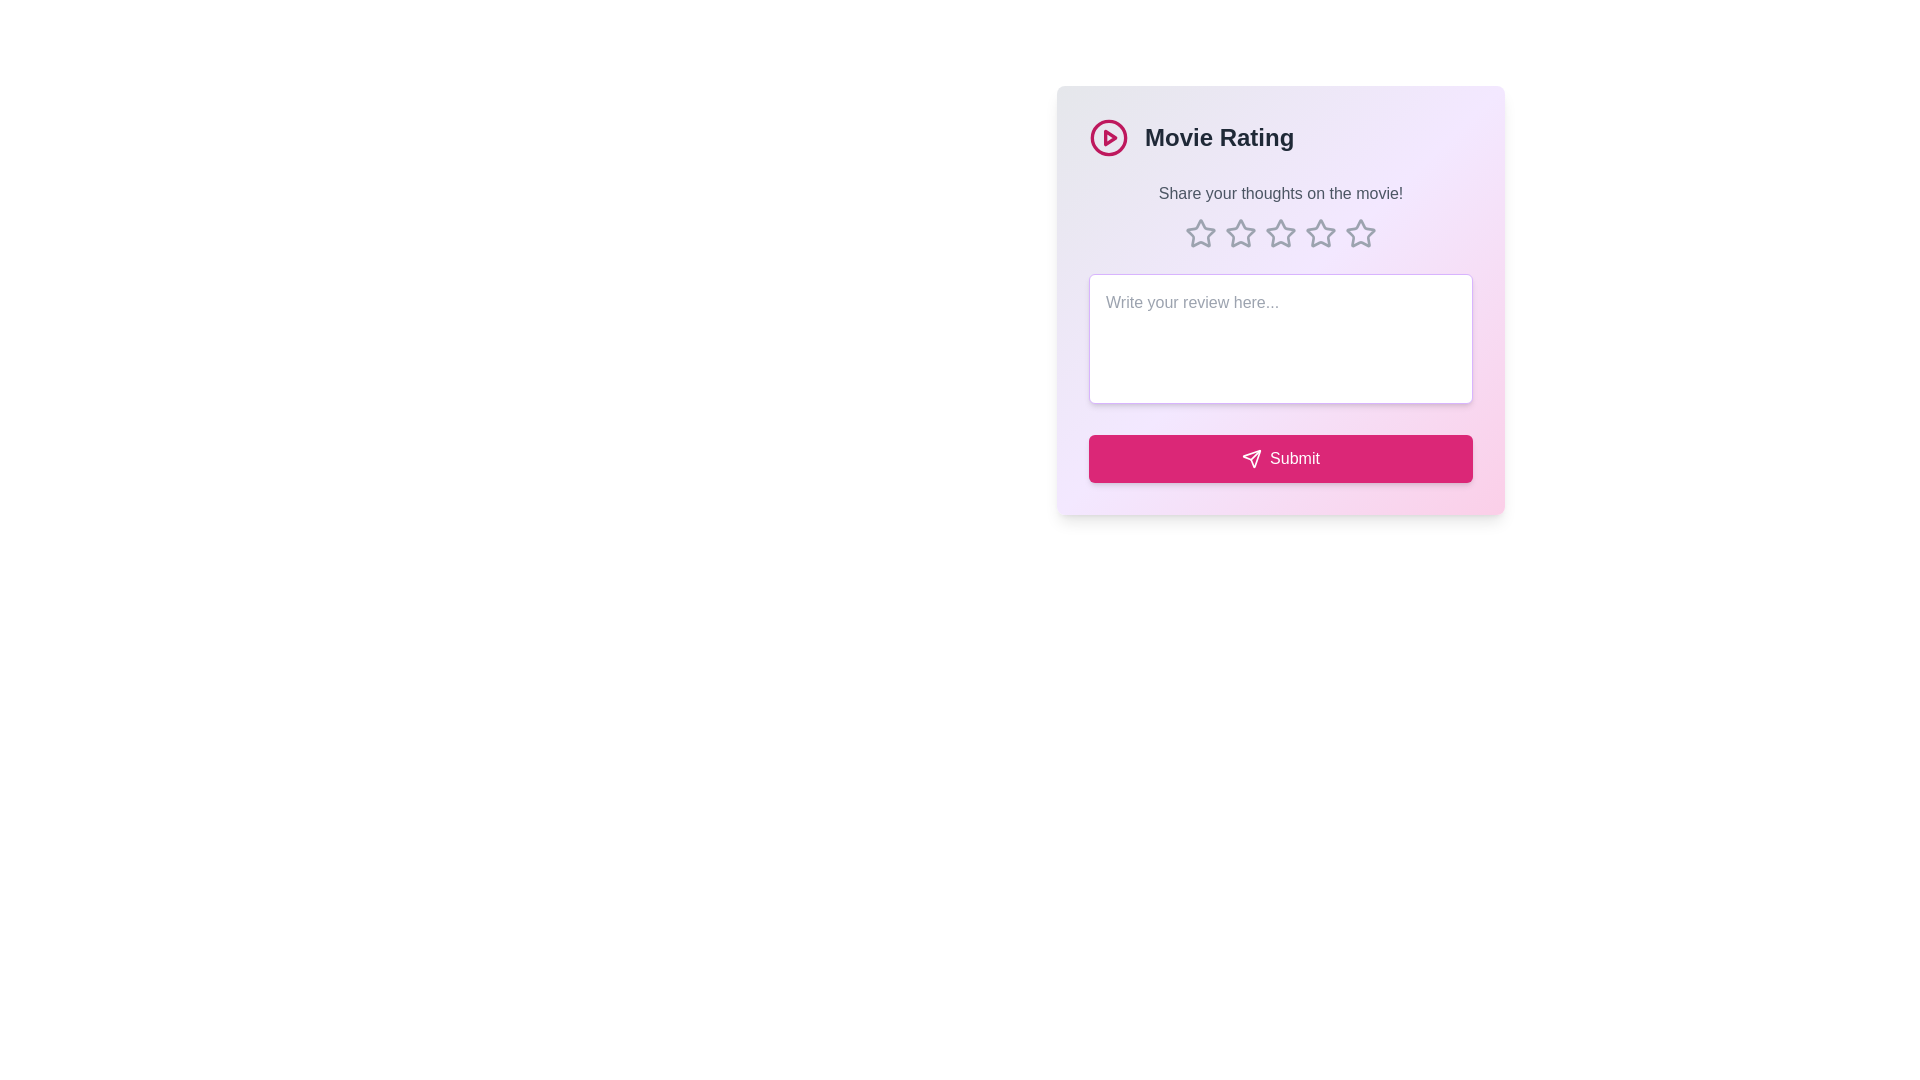 The width and height of the screenshot is (1920, 1080). Describe the element at coordinates (1281, 232) in the screenshot. I see `the second star icon in the rating row, which has a hollow center and a gray outline` at that location.